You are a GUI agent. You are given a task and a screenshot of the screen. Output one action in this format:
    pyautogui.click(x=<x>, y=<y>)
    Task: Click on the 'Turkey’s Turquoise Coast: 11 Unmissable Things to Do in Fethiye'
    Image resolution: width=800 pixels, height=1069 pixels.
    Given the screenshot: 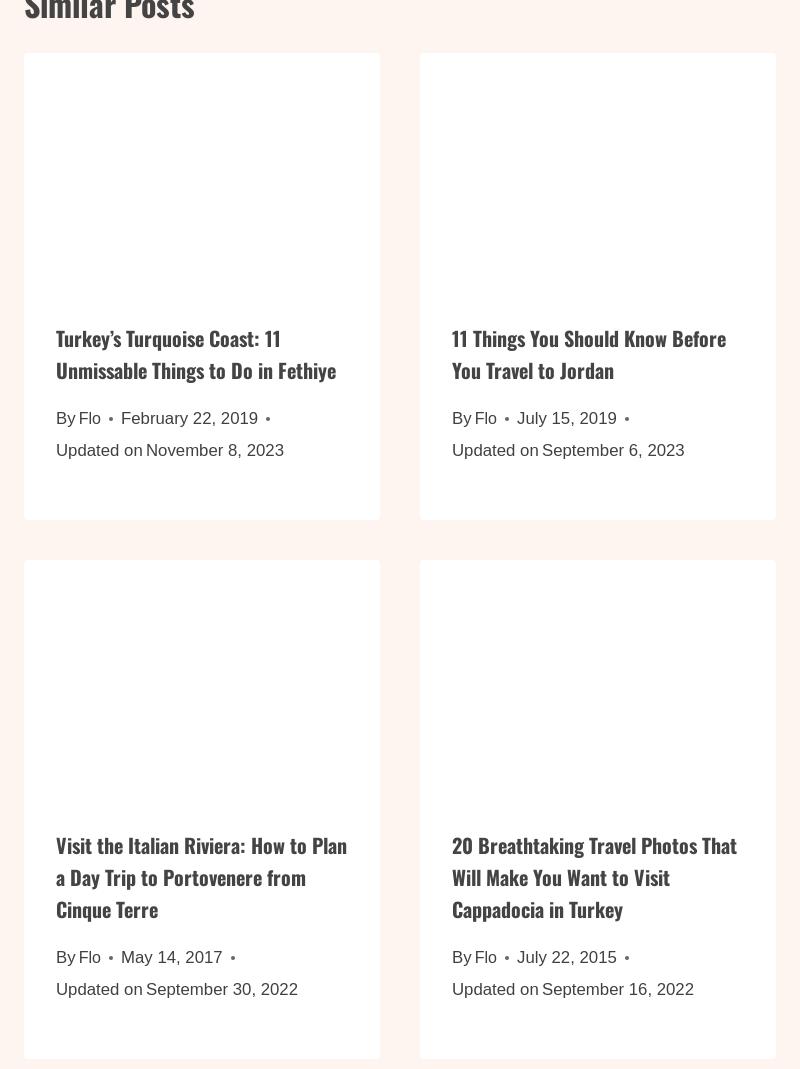 What is the action you would take?
    pyautogui.click(x=195, y=366)
    